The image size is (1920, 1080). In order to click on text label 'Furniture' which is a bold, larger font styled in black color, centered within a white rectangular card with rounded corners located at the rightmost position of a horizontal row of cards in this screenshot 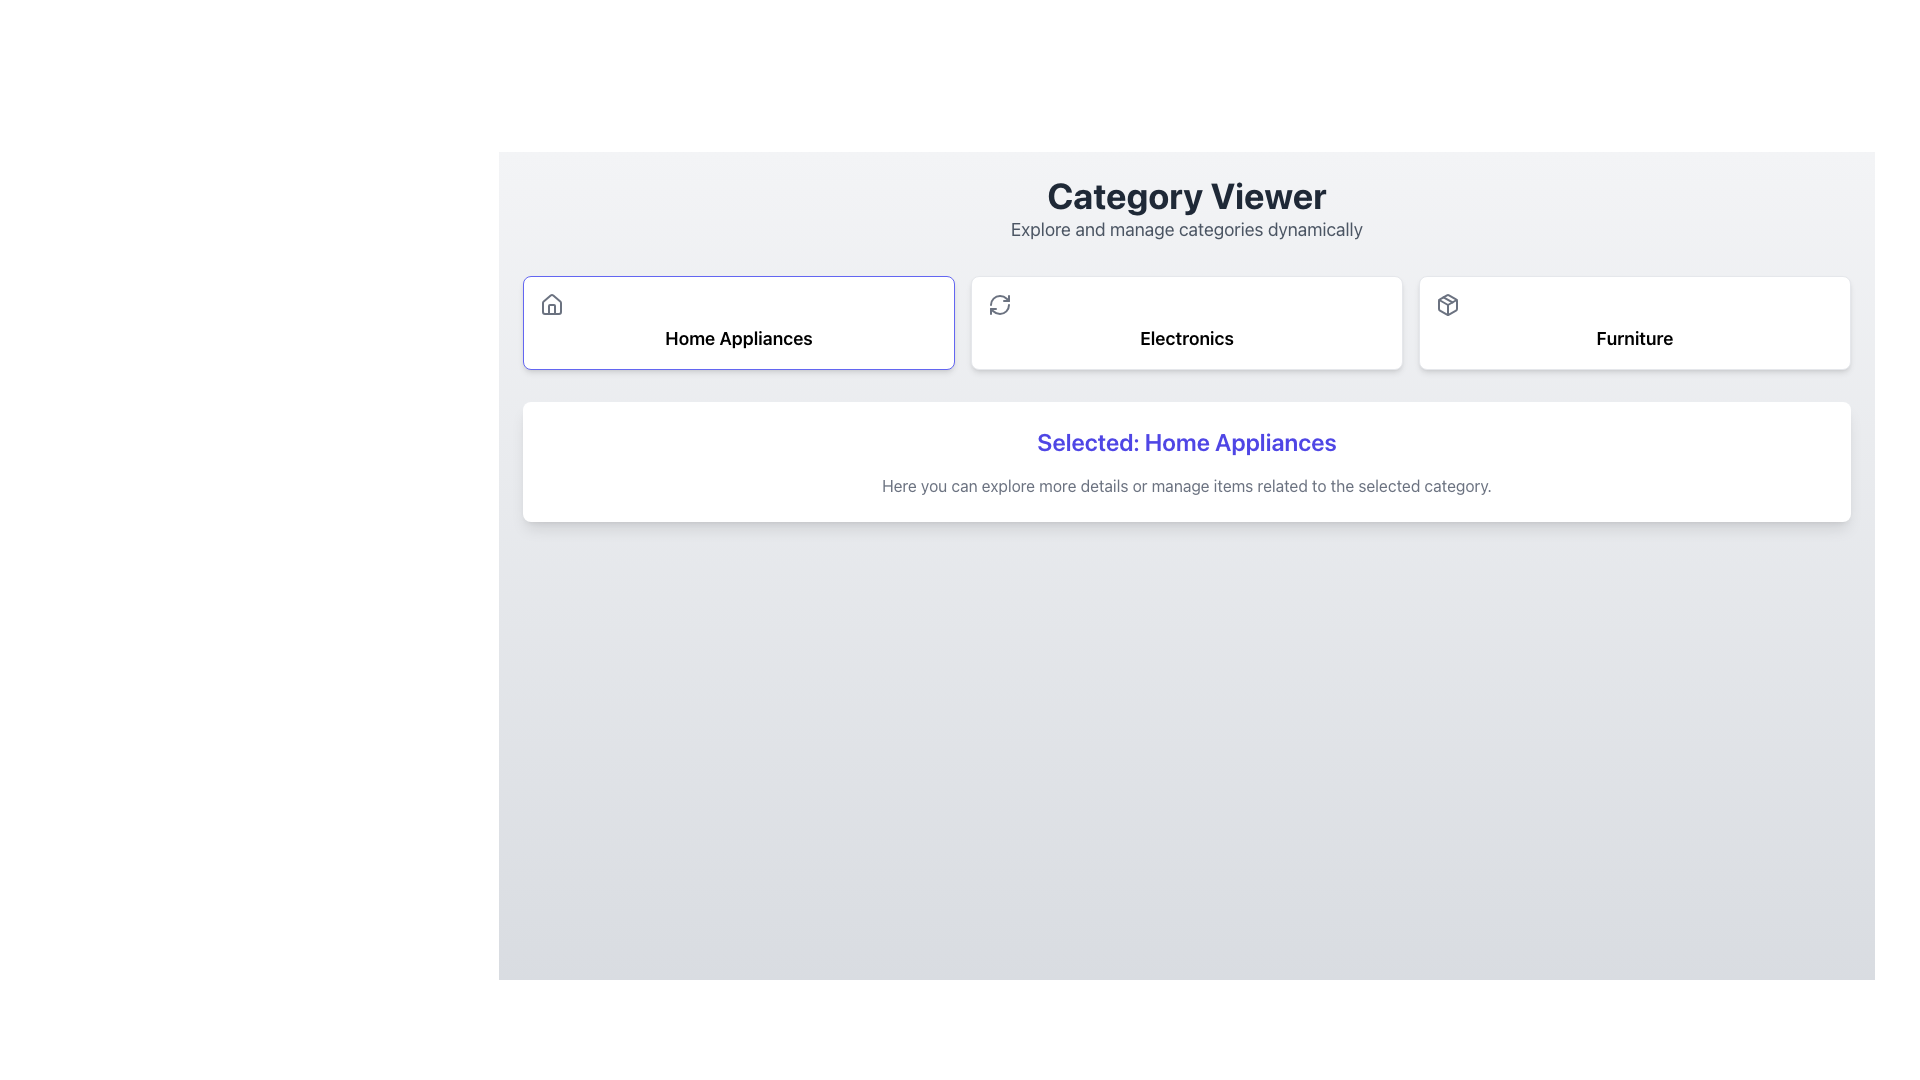, I will do `click(1635, 338)`.